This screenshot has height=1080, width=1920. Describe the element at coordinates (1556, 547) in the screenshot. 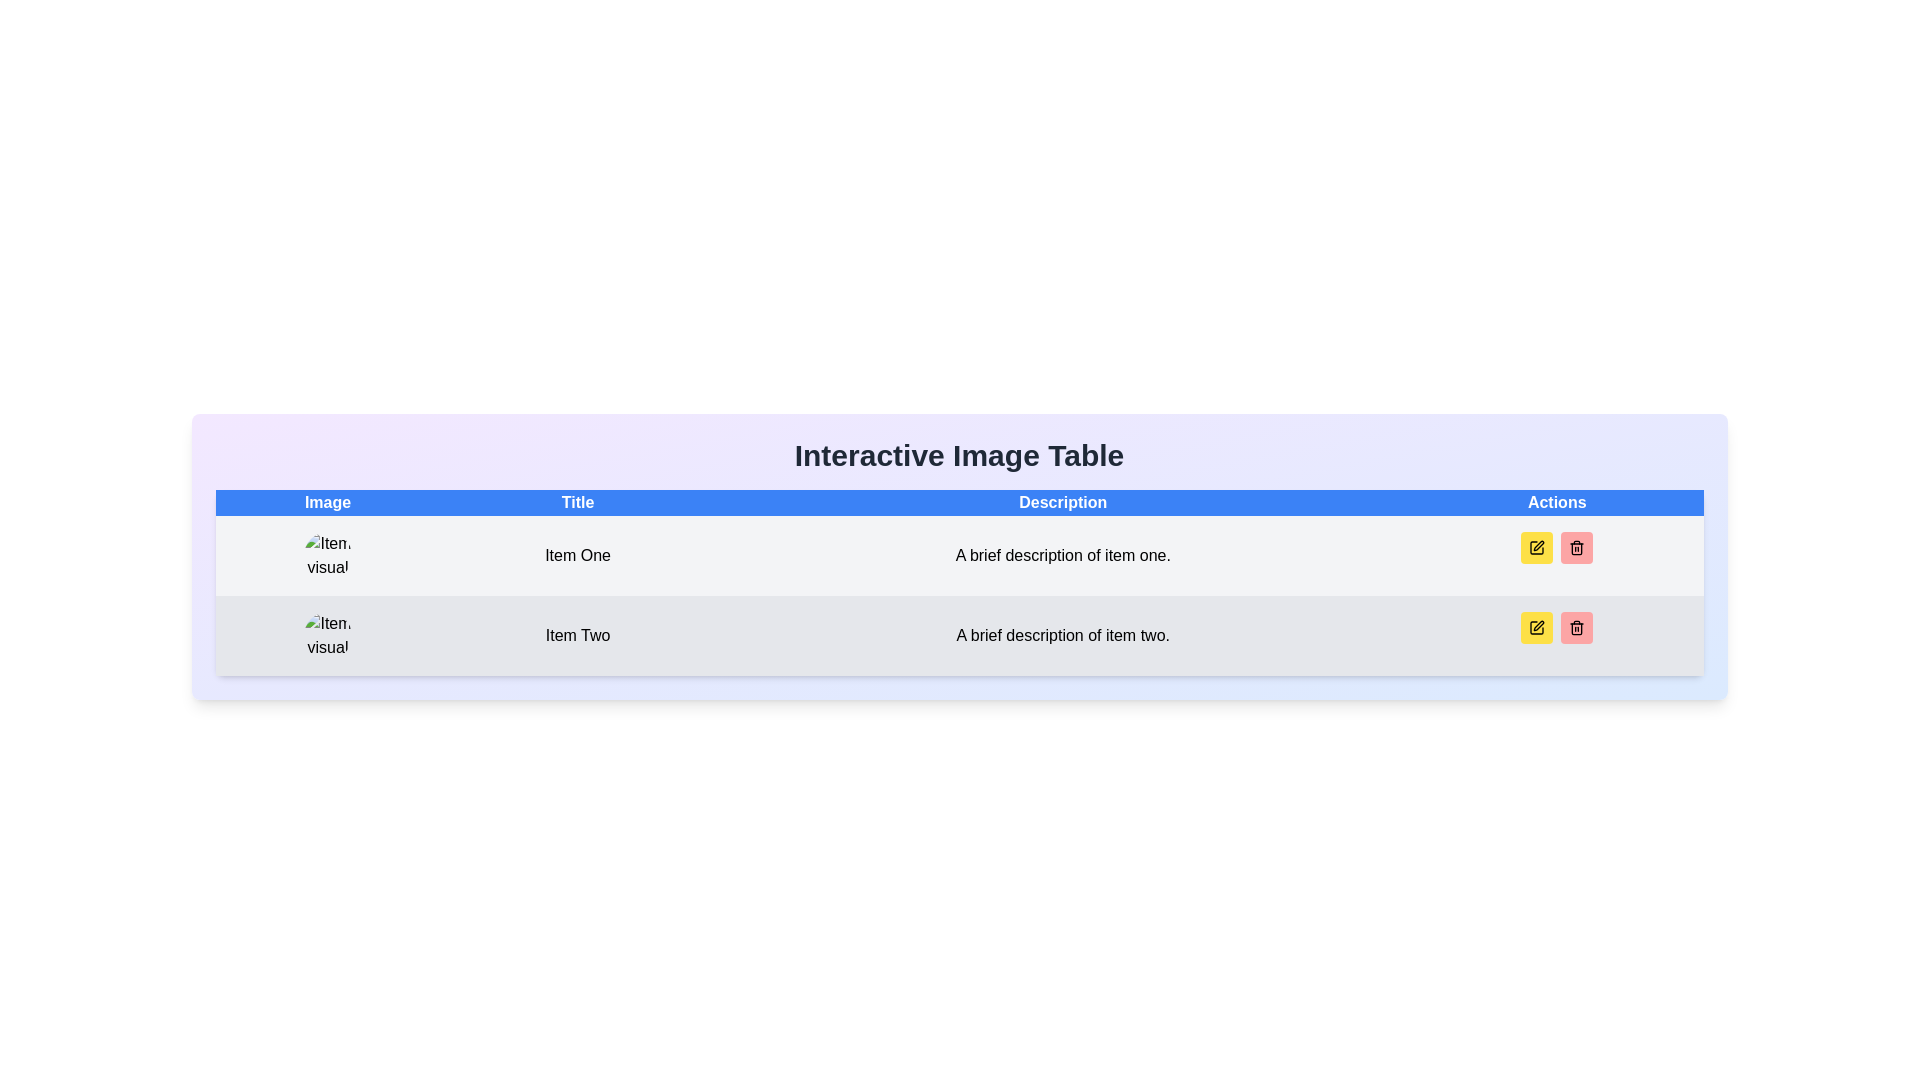

I see `the delete button with a red background and trash icon located in the Interactive controls group in the 'Actions' column of the first row` at that location.